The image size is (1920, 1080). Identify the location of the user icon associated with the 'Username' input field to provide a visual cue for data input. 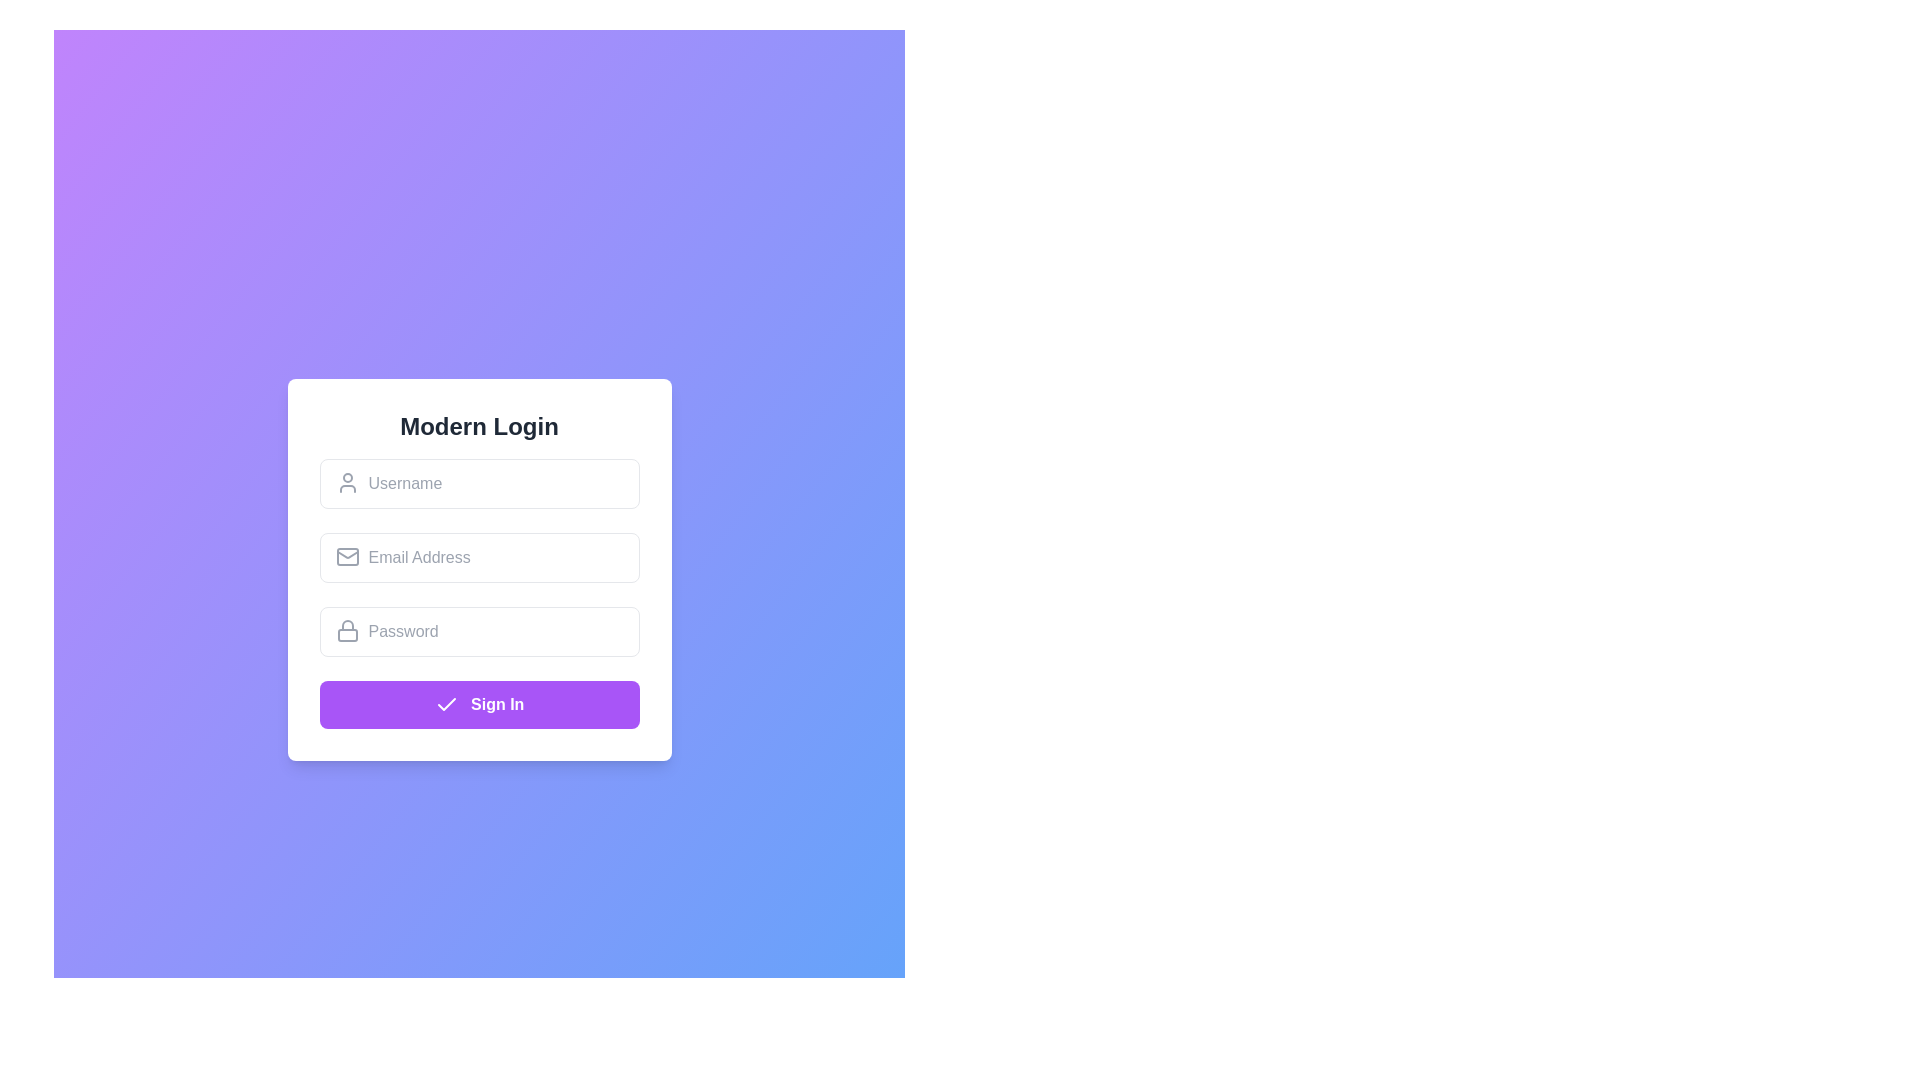
(347, 482).